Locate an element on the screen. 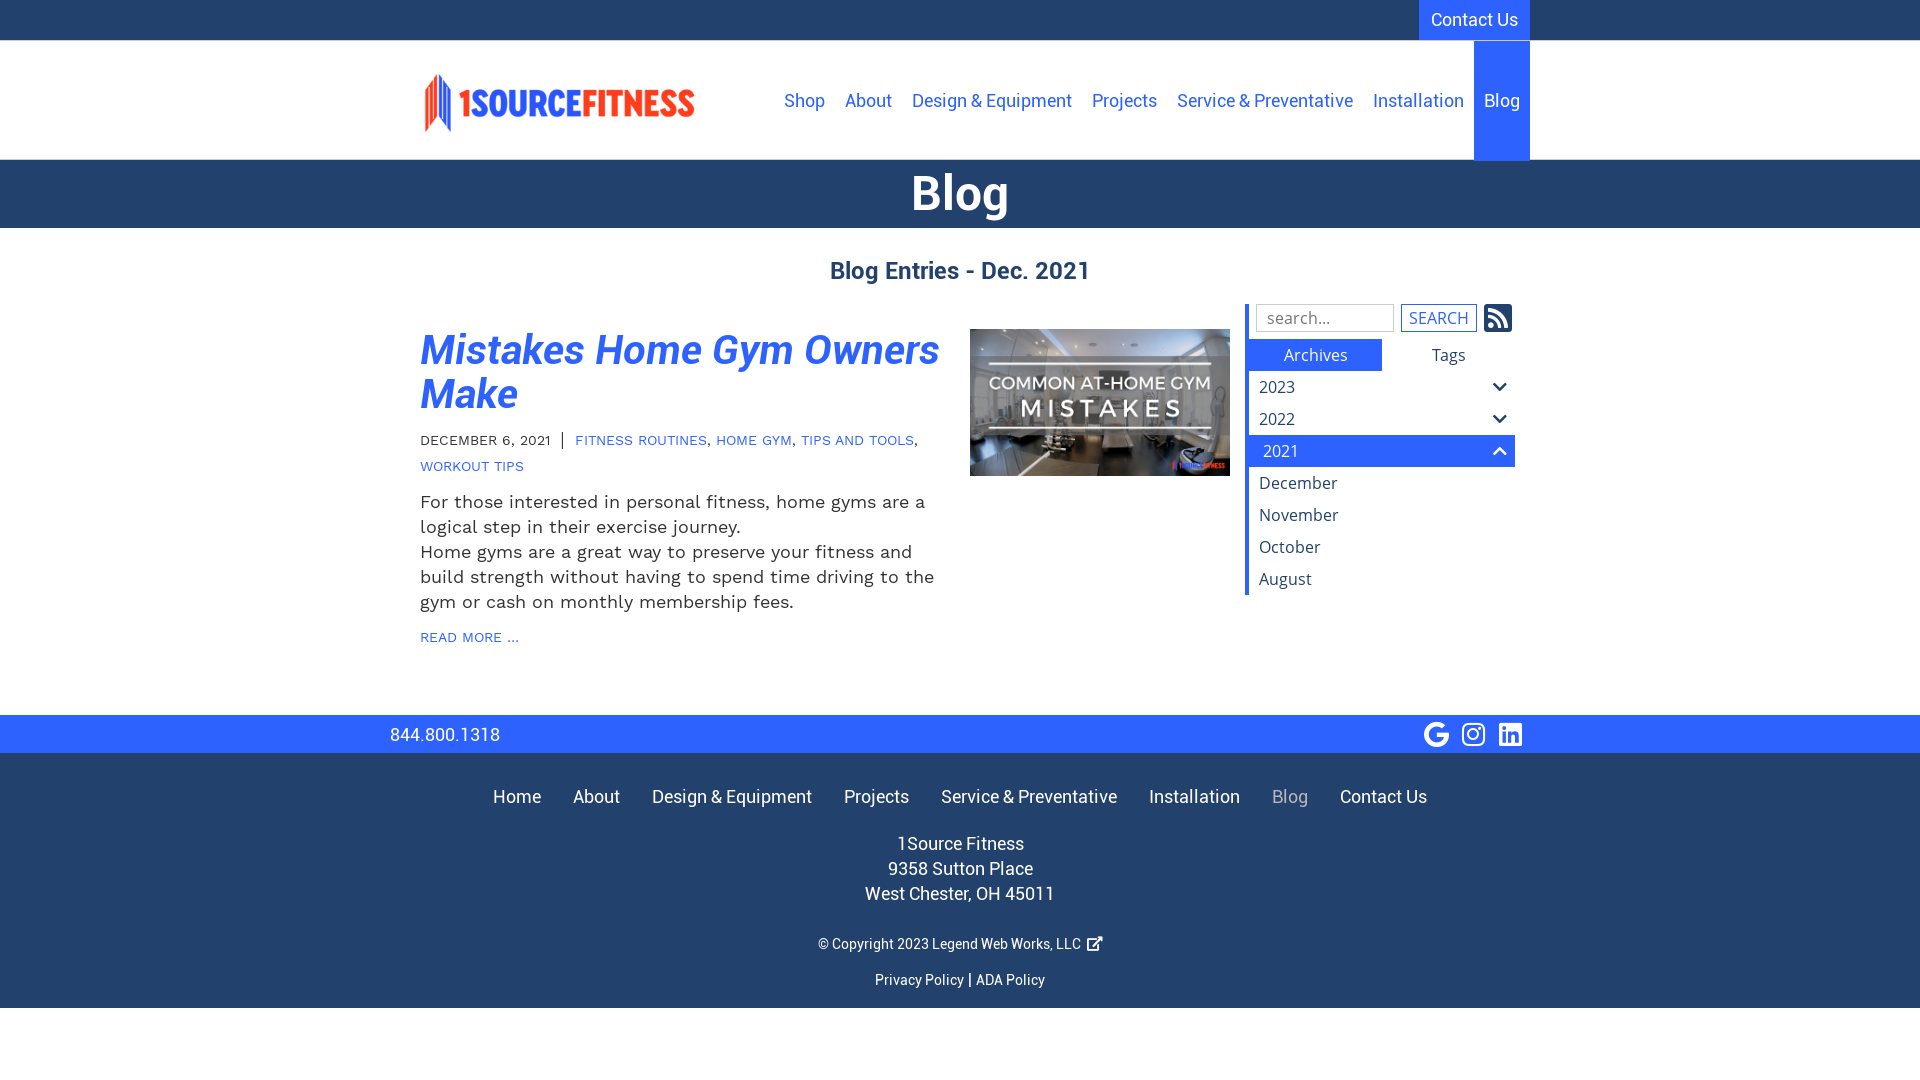  '2022' is located at coordinates (1247, 418).